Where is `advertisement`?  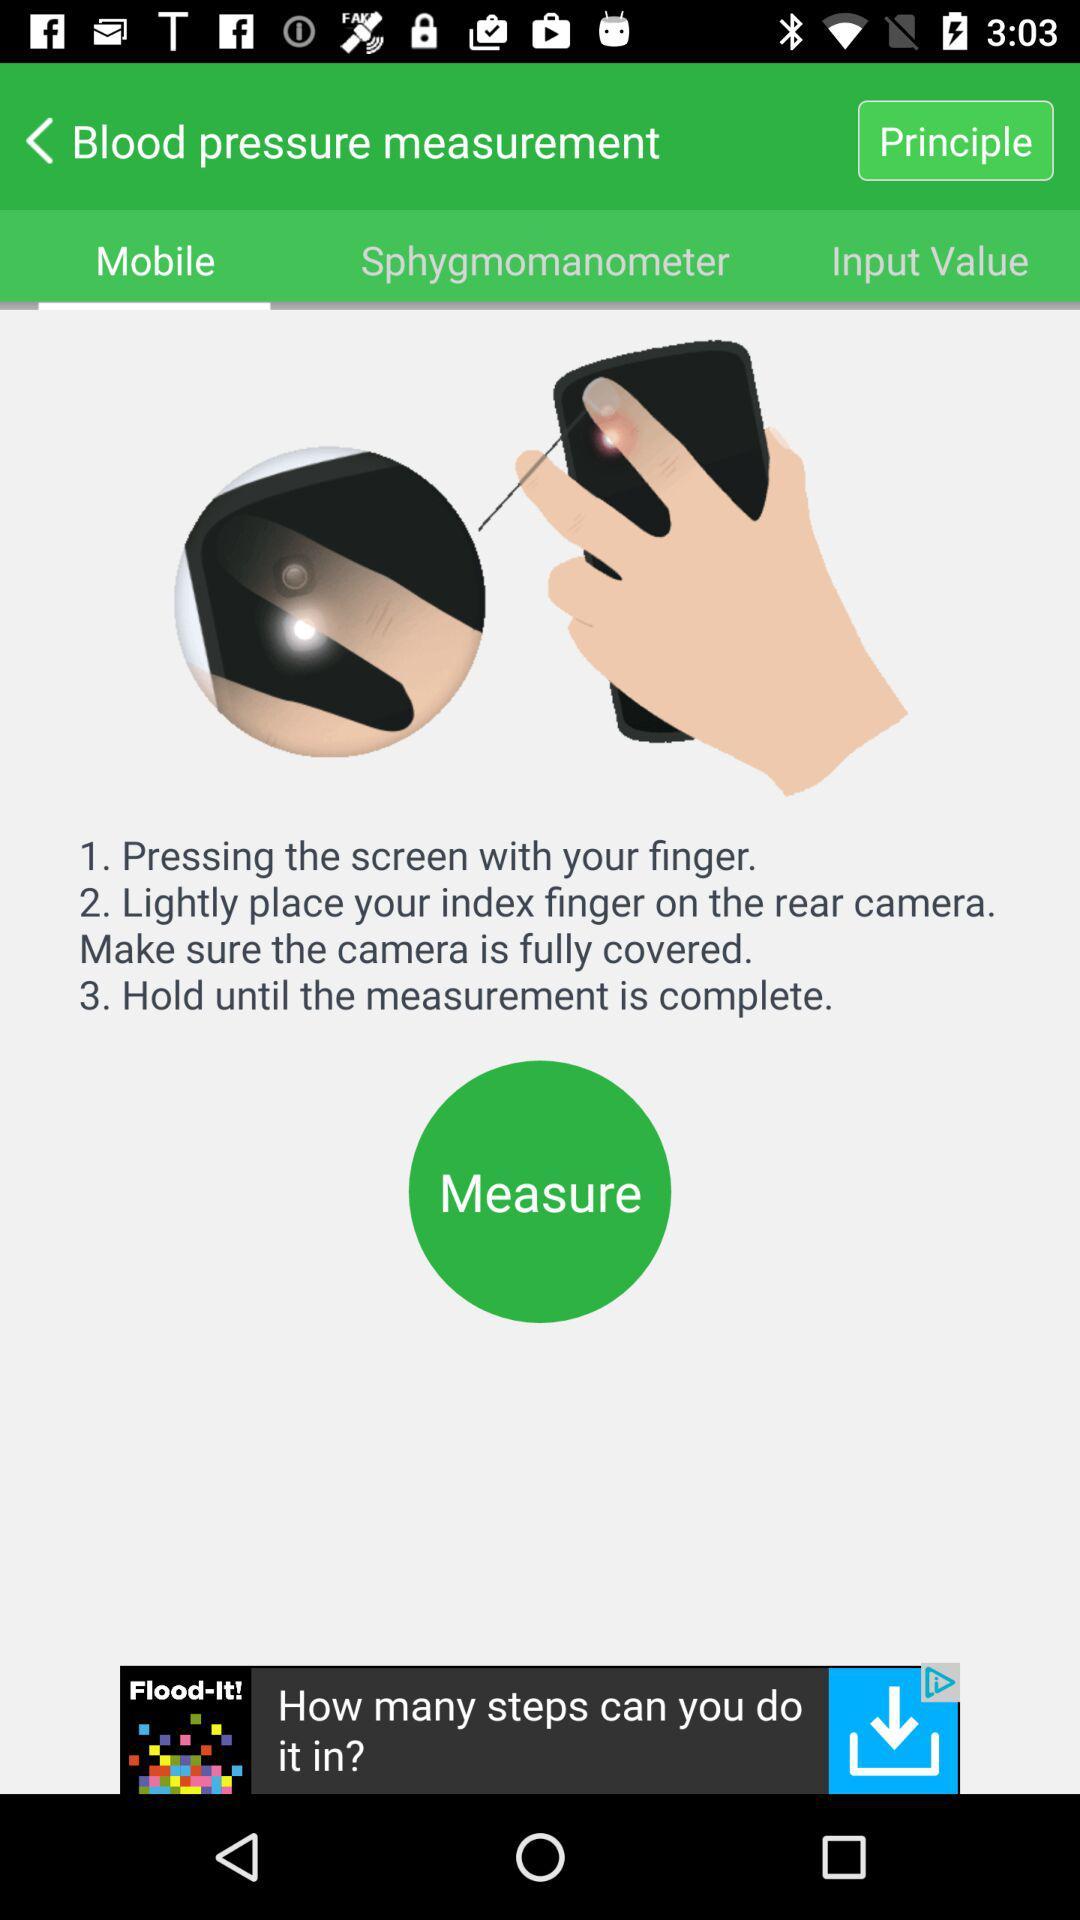
advertisement is located at coordinates (540, 1727).